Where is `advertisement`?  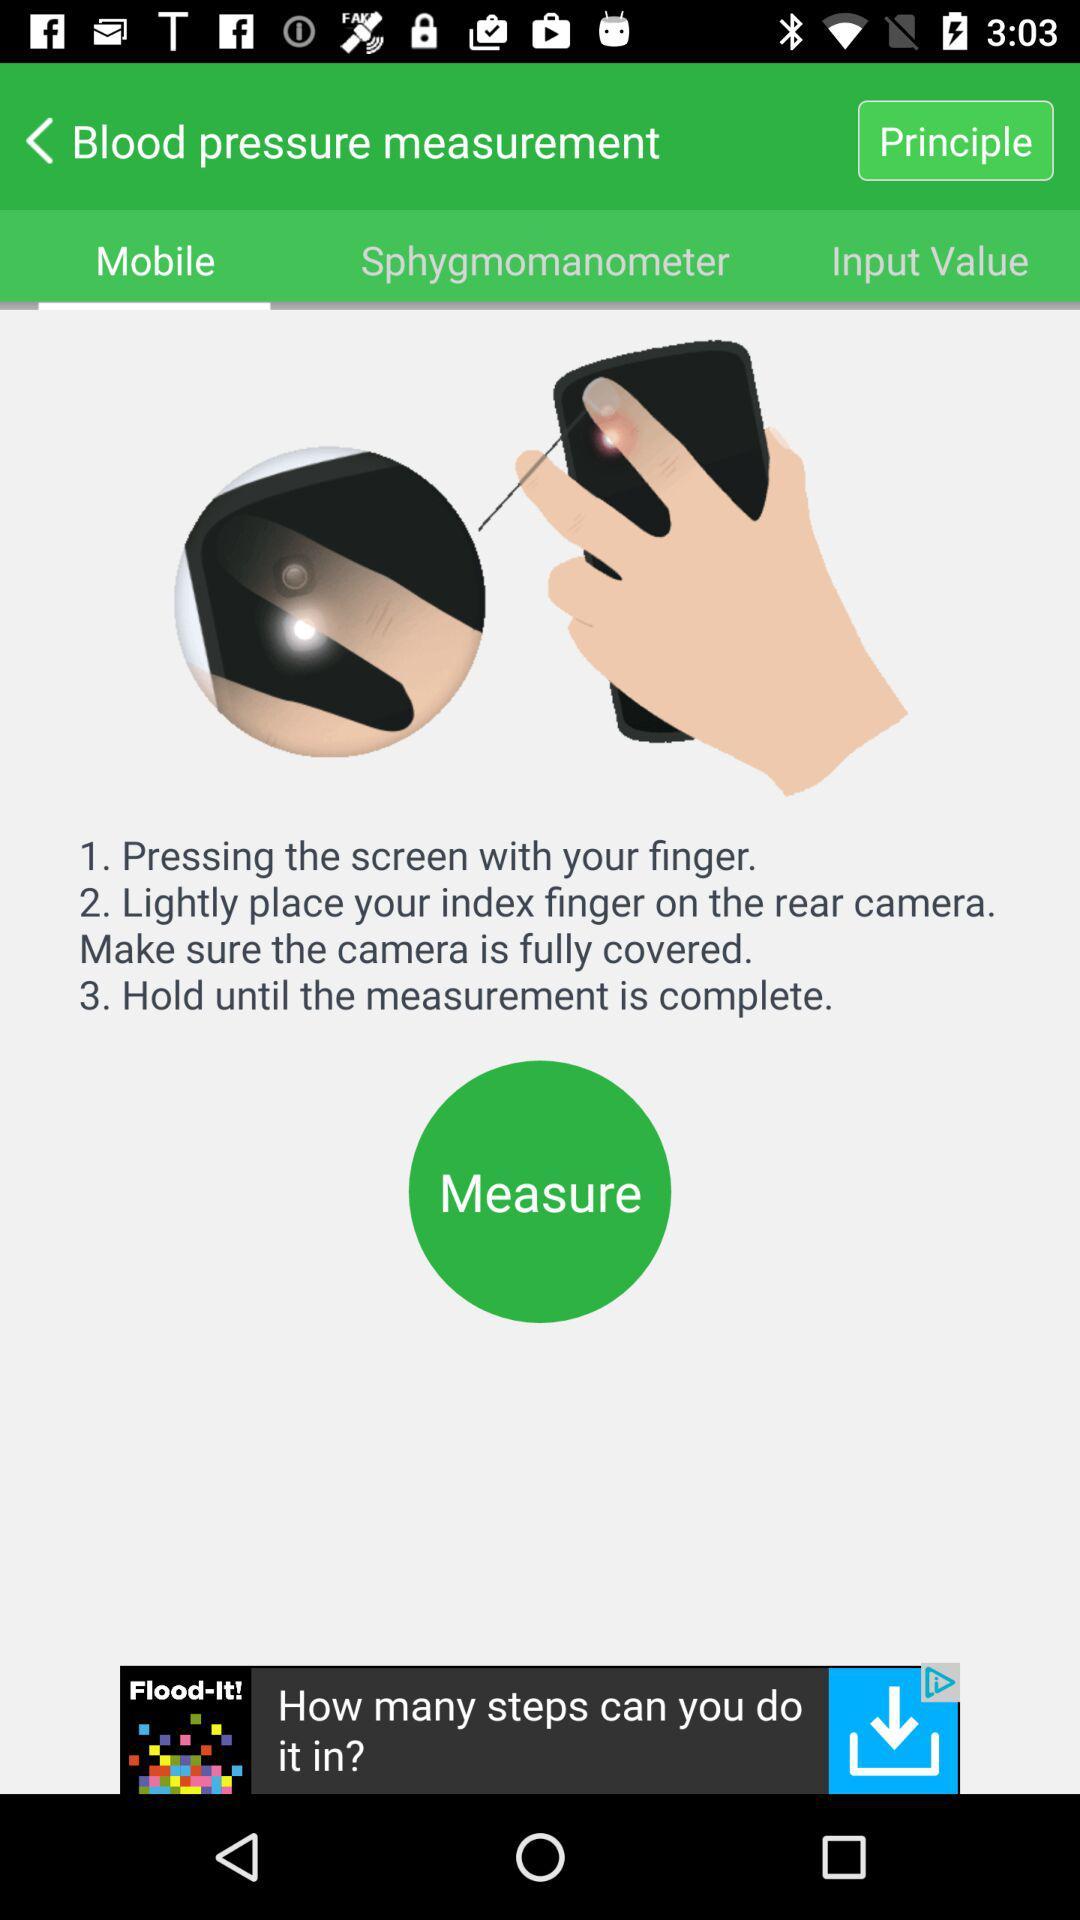
advertisement is located at coordinates (540, 1727).